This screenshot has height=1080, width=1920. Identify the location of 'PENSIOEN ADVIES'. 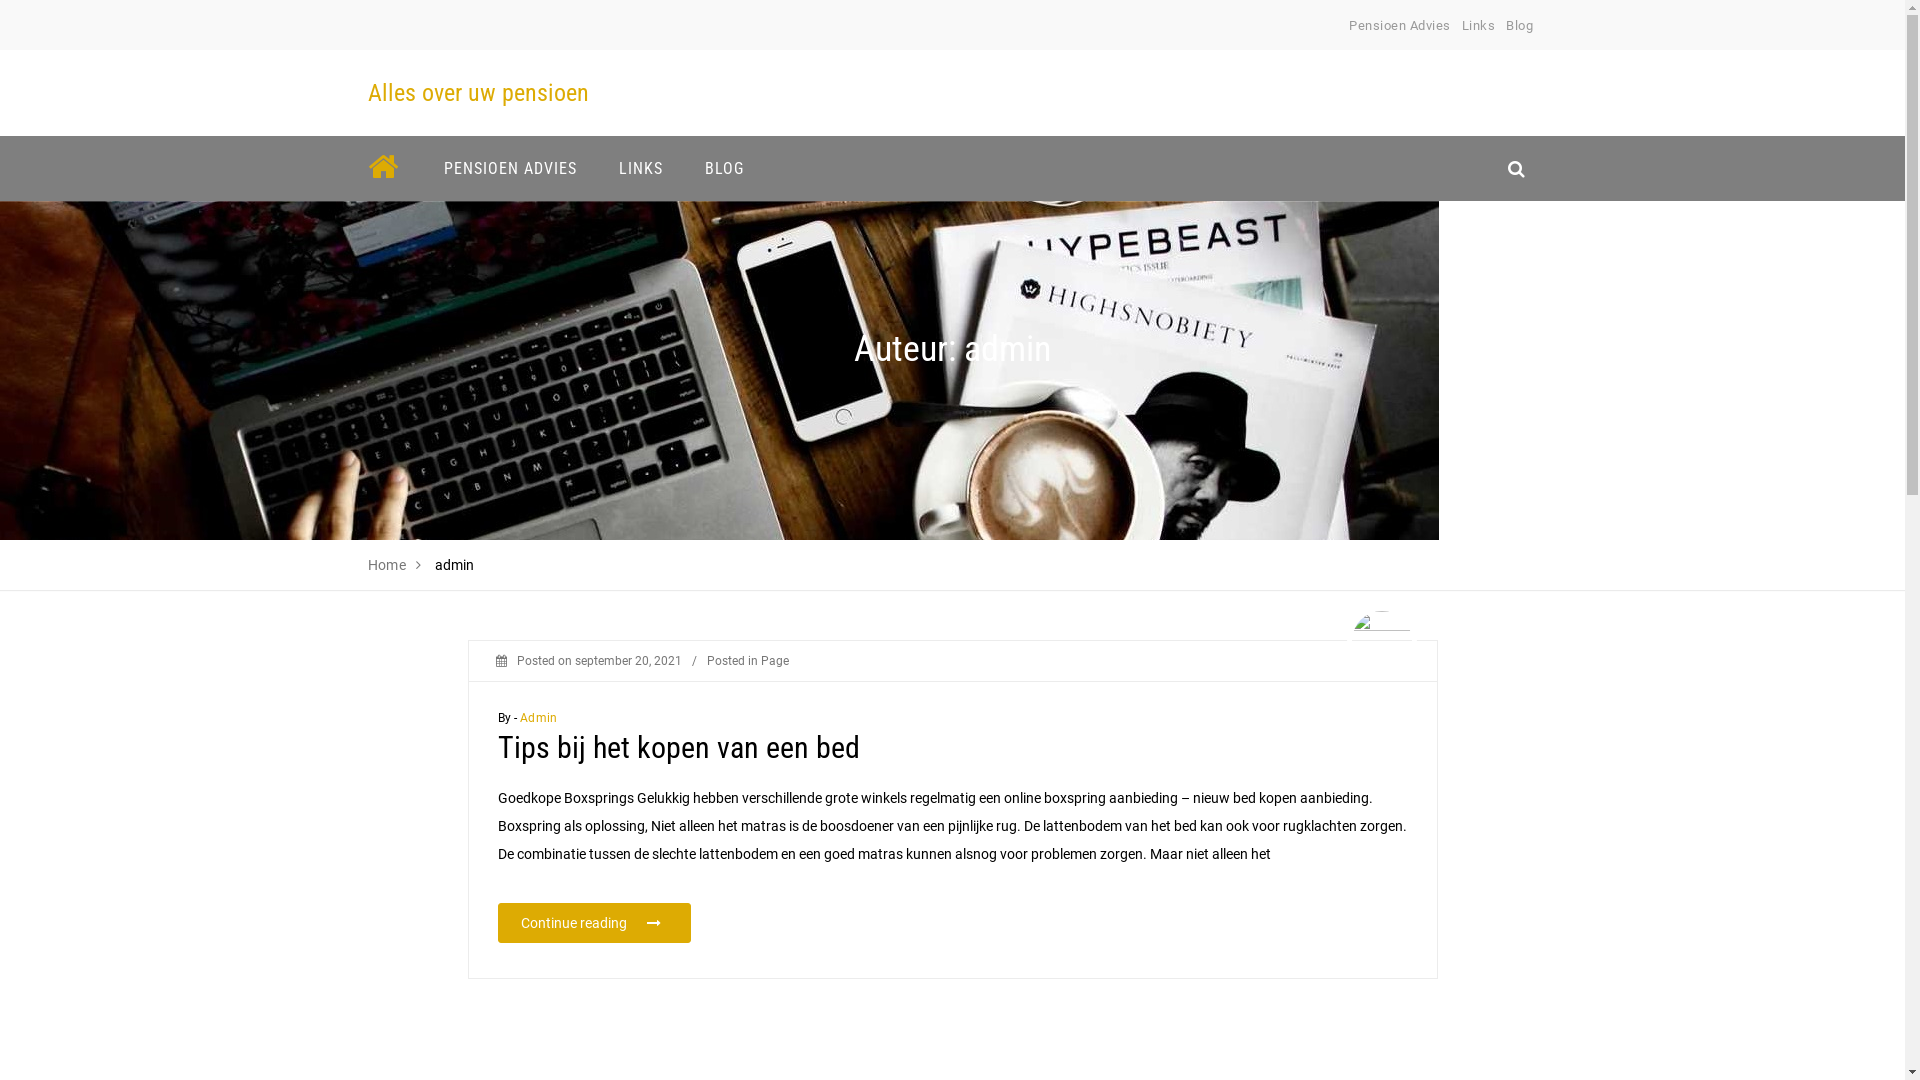
(429, 167).